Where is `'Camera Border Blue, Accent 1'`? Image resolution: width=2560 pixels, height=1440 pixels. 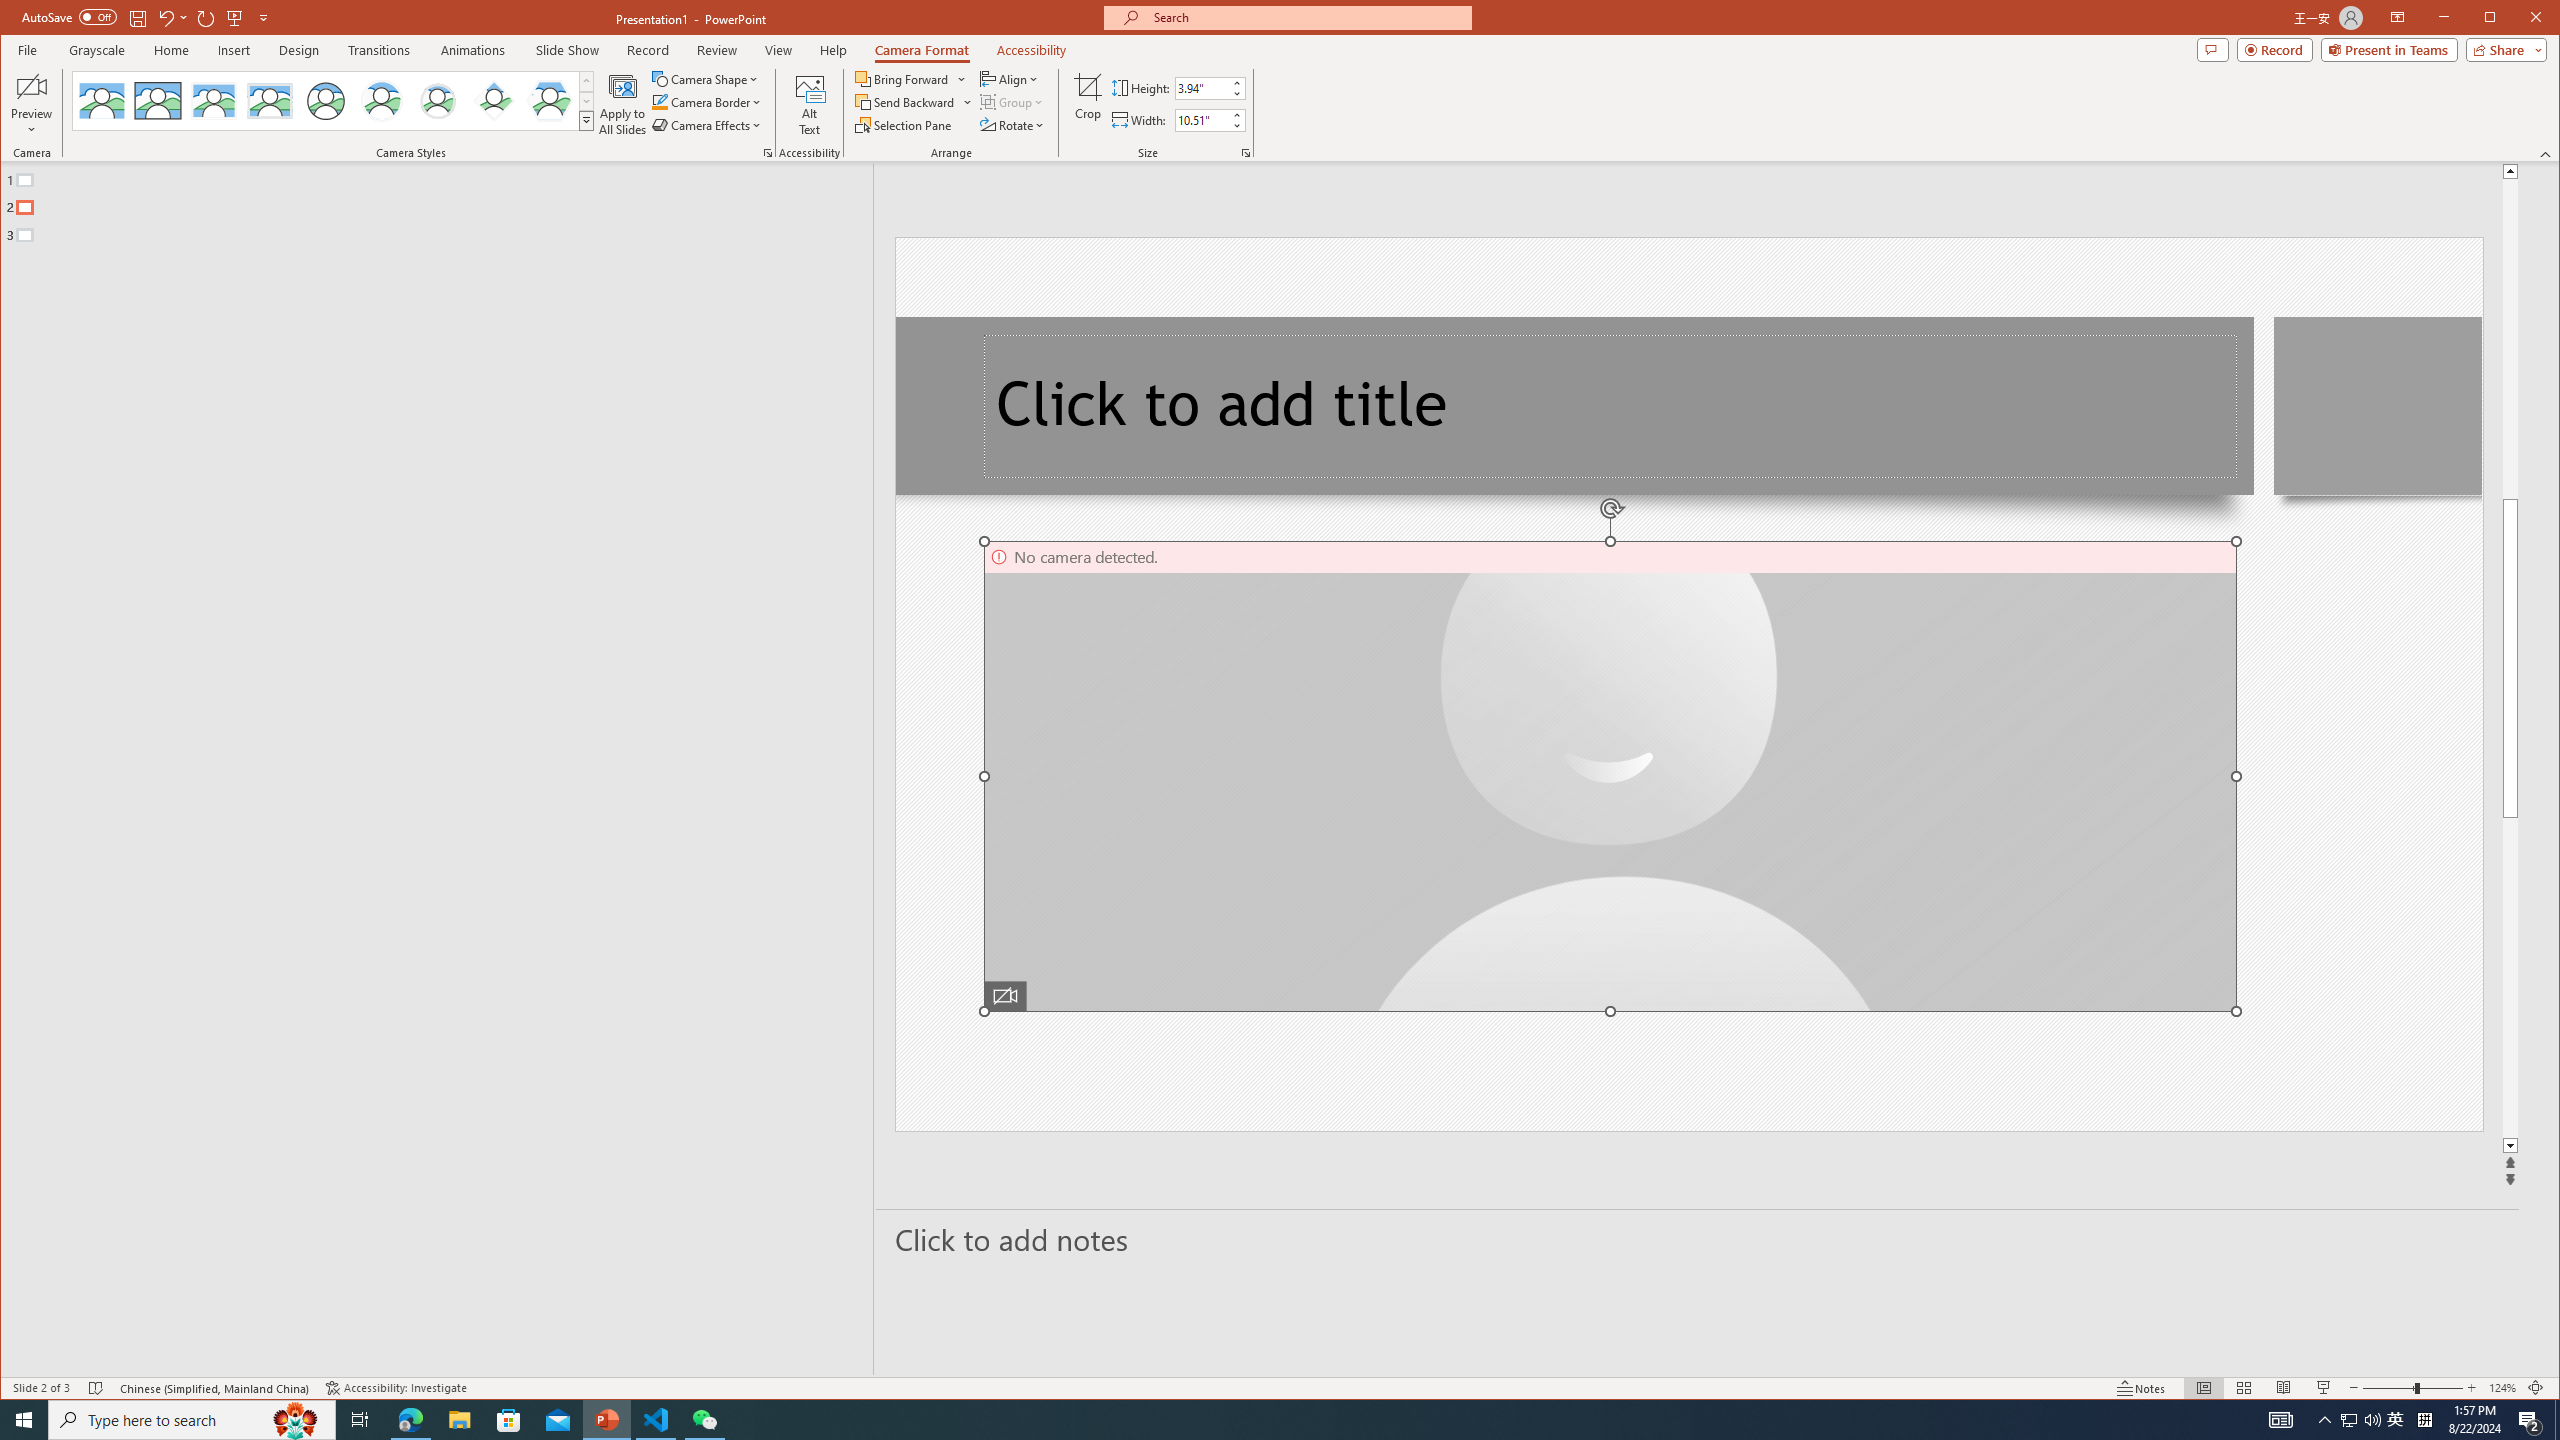 'Camera Border Blue, Accent 1' is located at coordinates (660, 102).